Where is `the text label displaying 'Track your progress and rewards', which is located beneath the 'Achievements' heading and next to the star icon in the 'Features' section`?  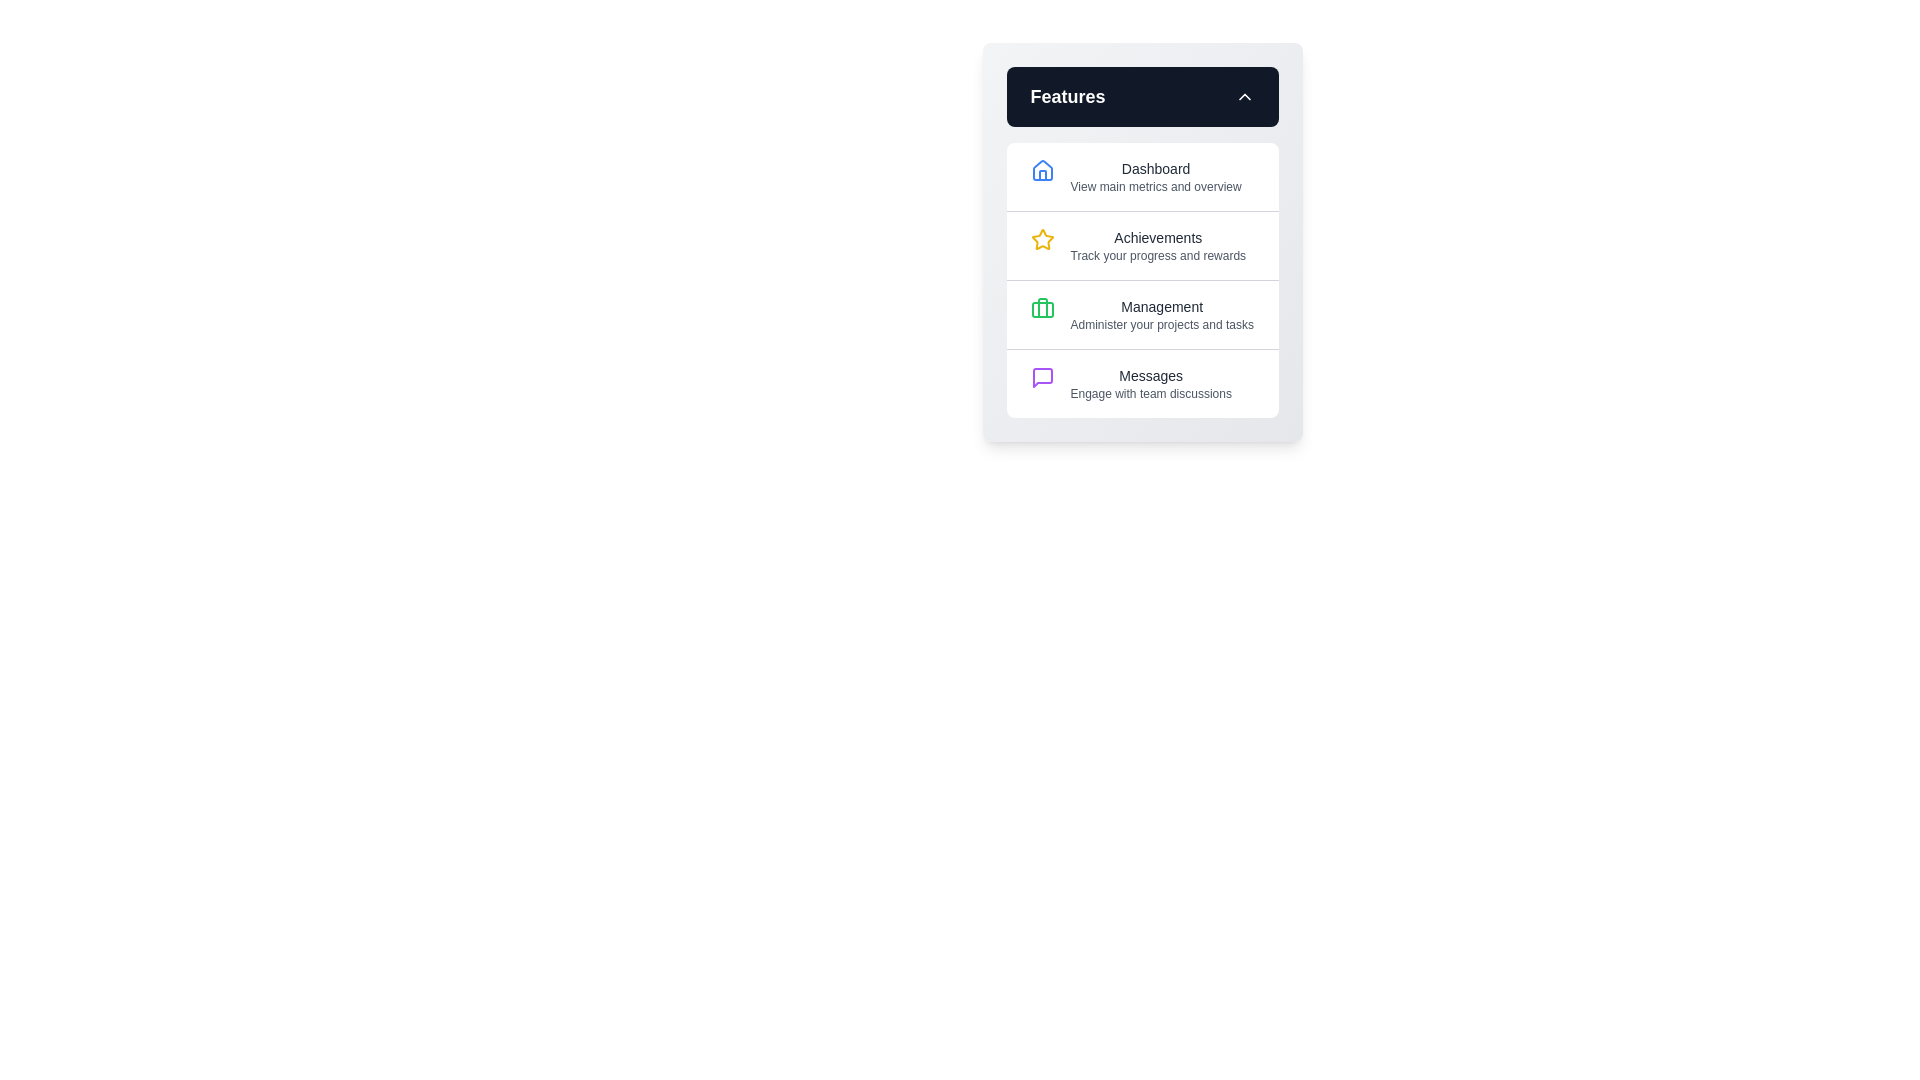
the text label displaying 'Track your progress and rewards', which is located beneath the 'Achievements' heading and next to the star icon in the 'Features' section is located at coordinates (1158, 254).